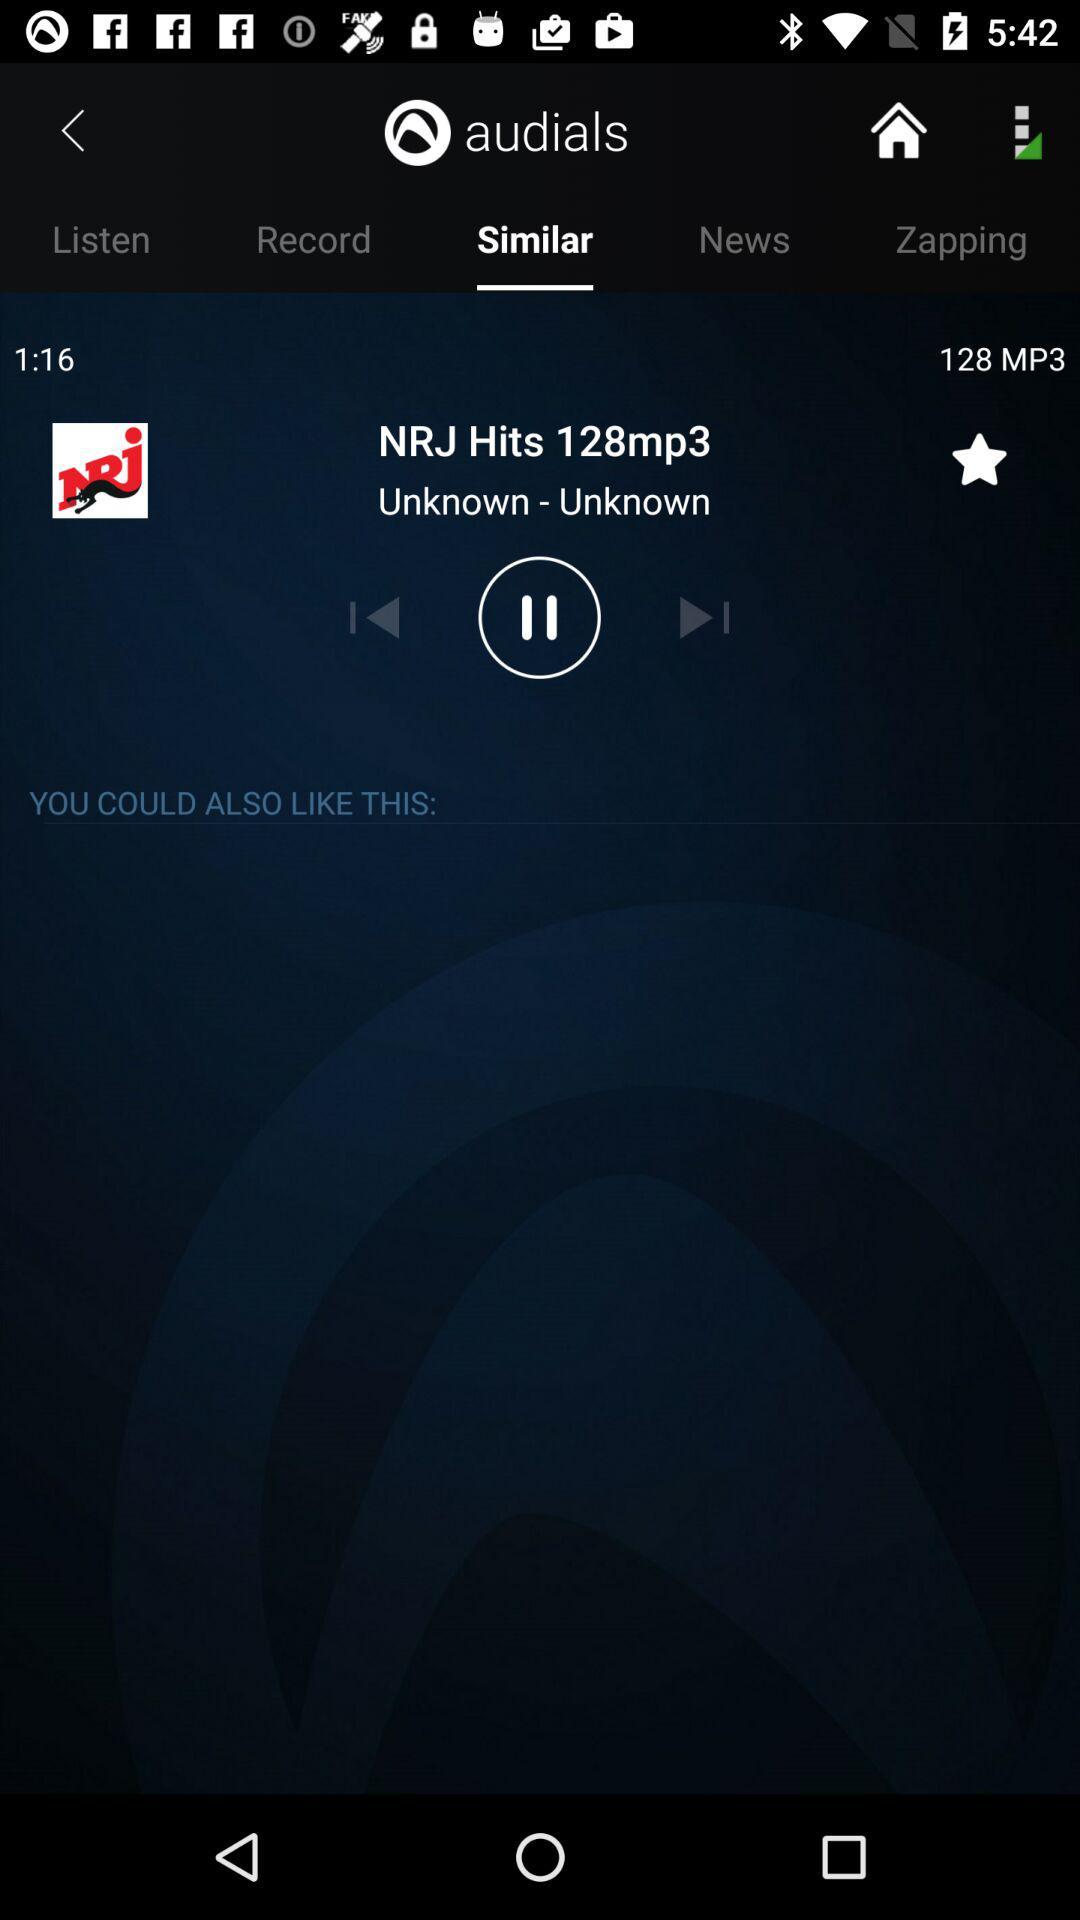  Describe the element at coordinates (538, 616) in the screenshot. I see `pause option` at that location.